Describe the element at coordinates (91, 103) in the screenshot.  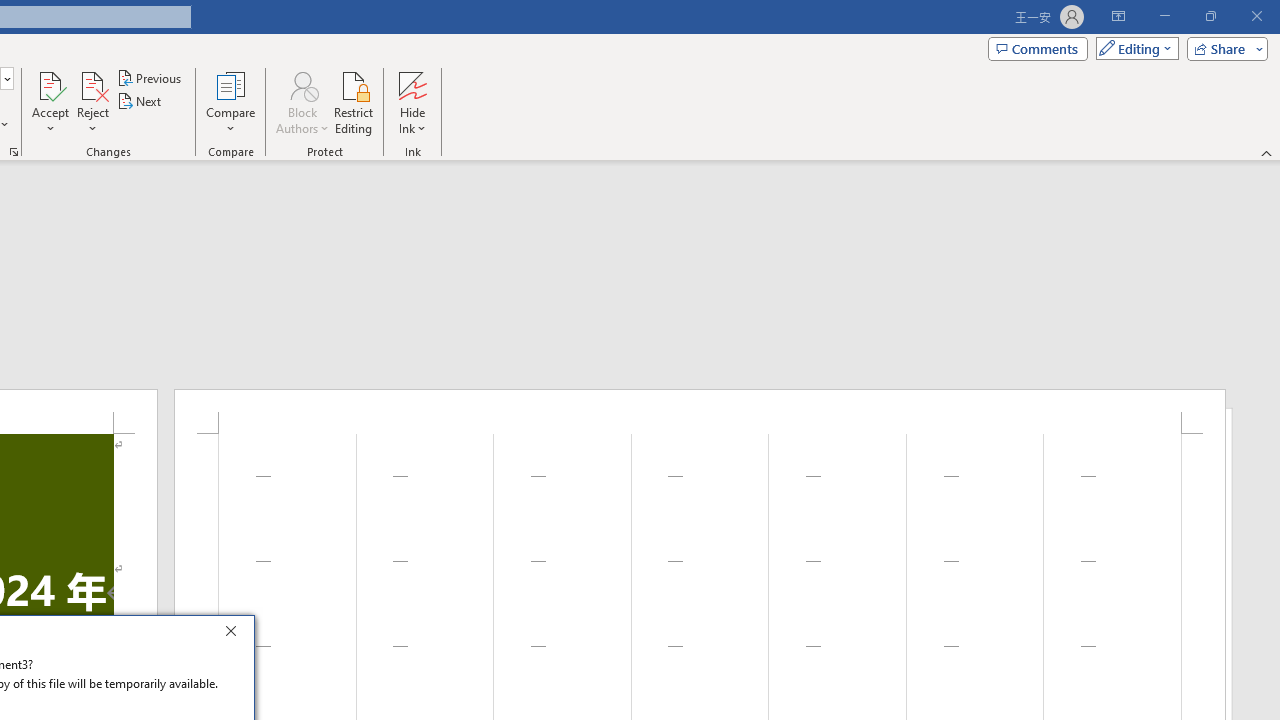
I see `'Reject'` at that location.